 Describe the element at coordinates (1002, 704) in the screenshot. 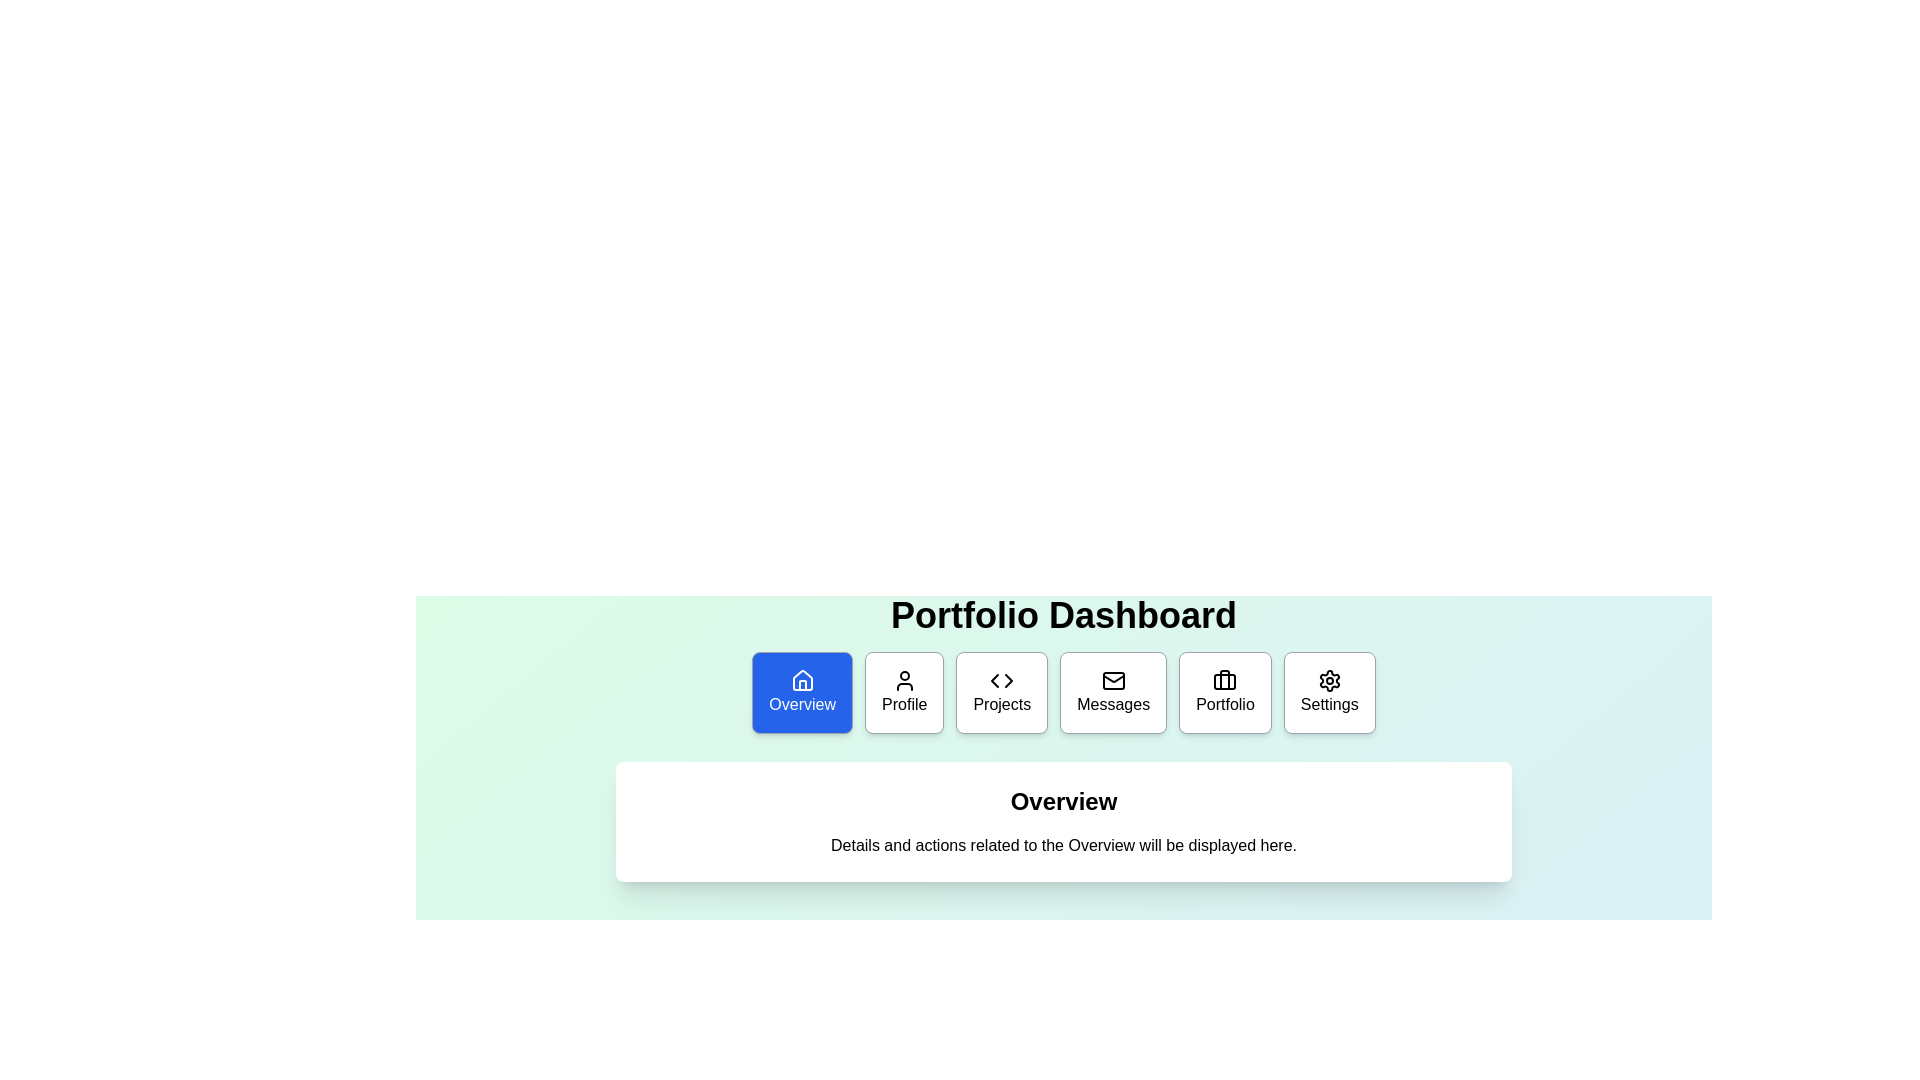

I see `the 'Projects' button in the menu` at that location.